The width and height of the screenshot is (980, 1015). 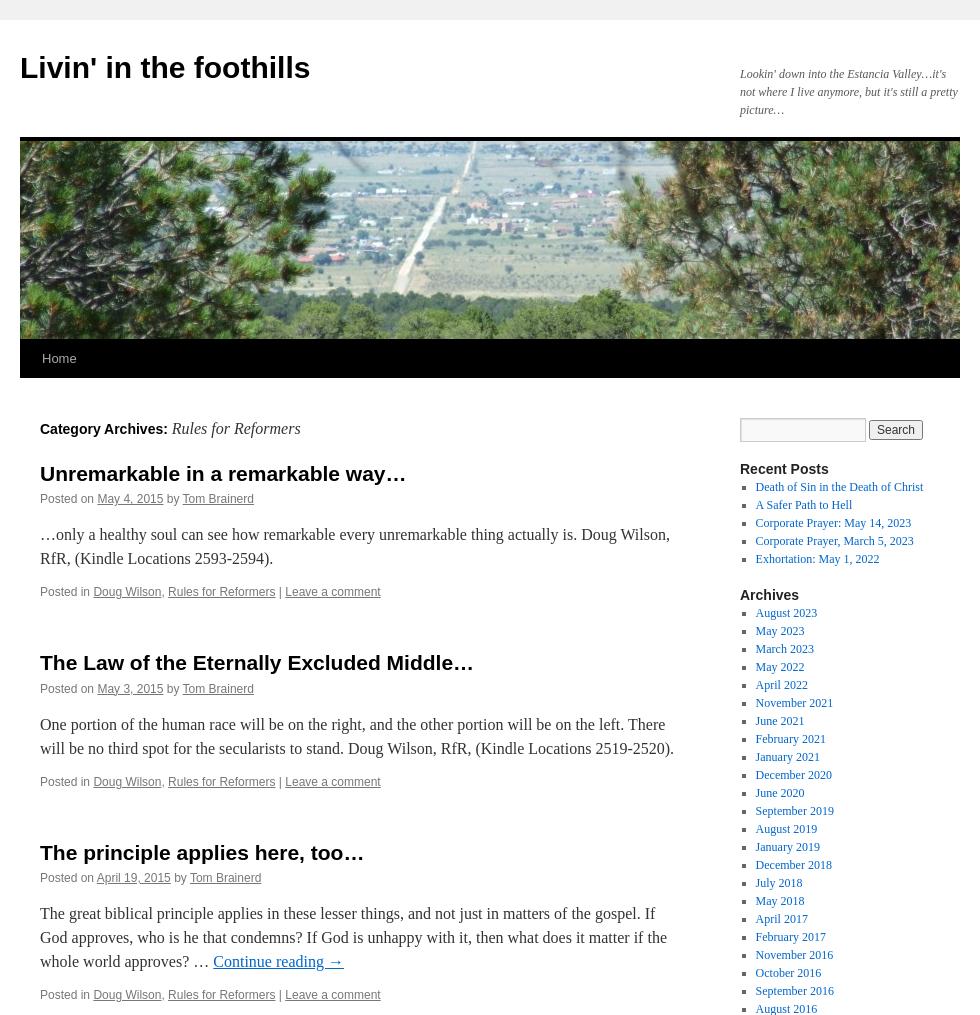 I want to click on 'Unremarkable in a remarkable way…', so click(x=223, y=472).